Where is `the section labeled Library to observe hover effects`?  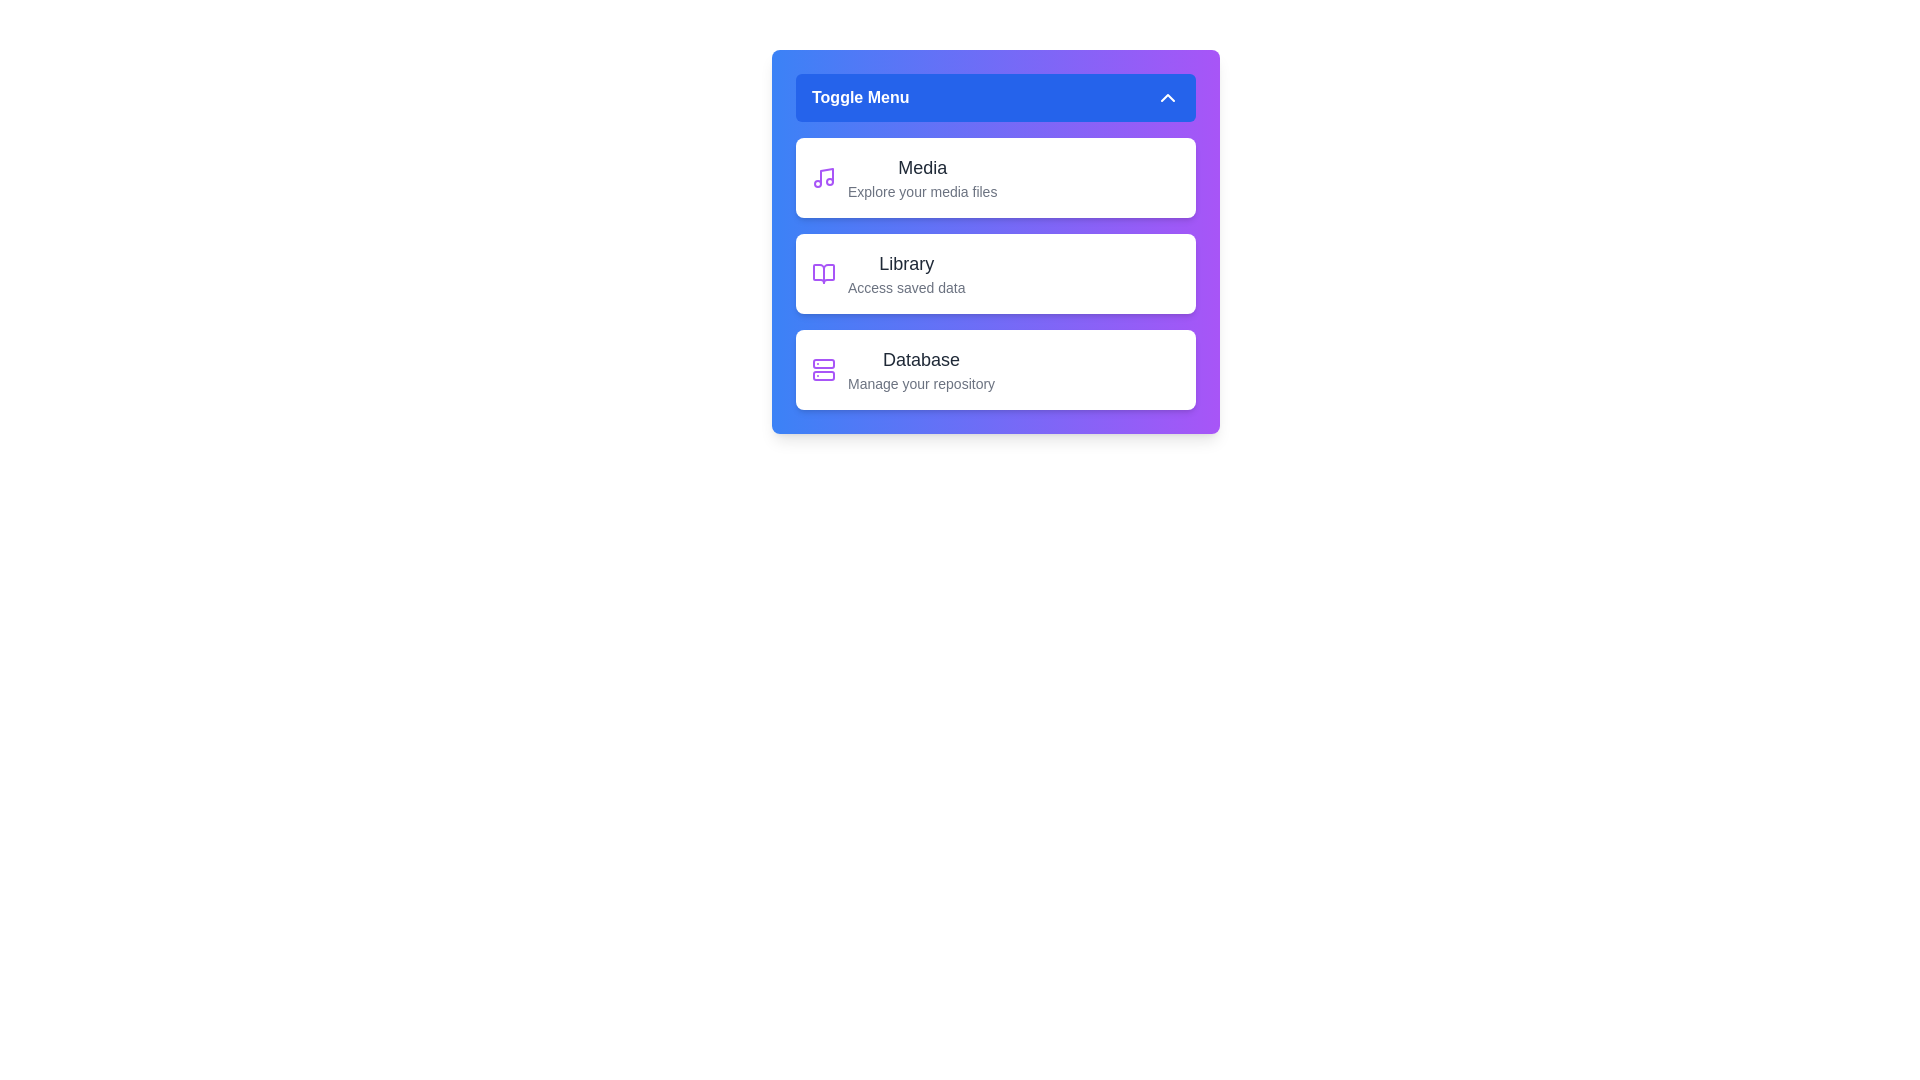 the section labeled Library to observe hover effects is located at coordinates (996, 273).